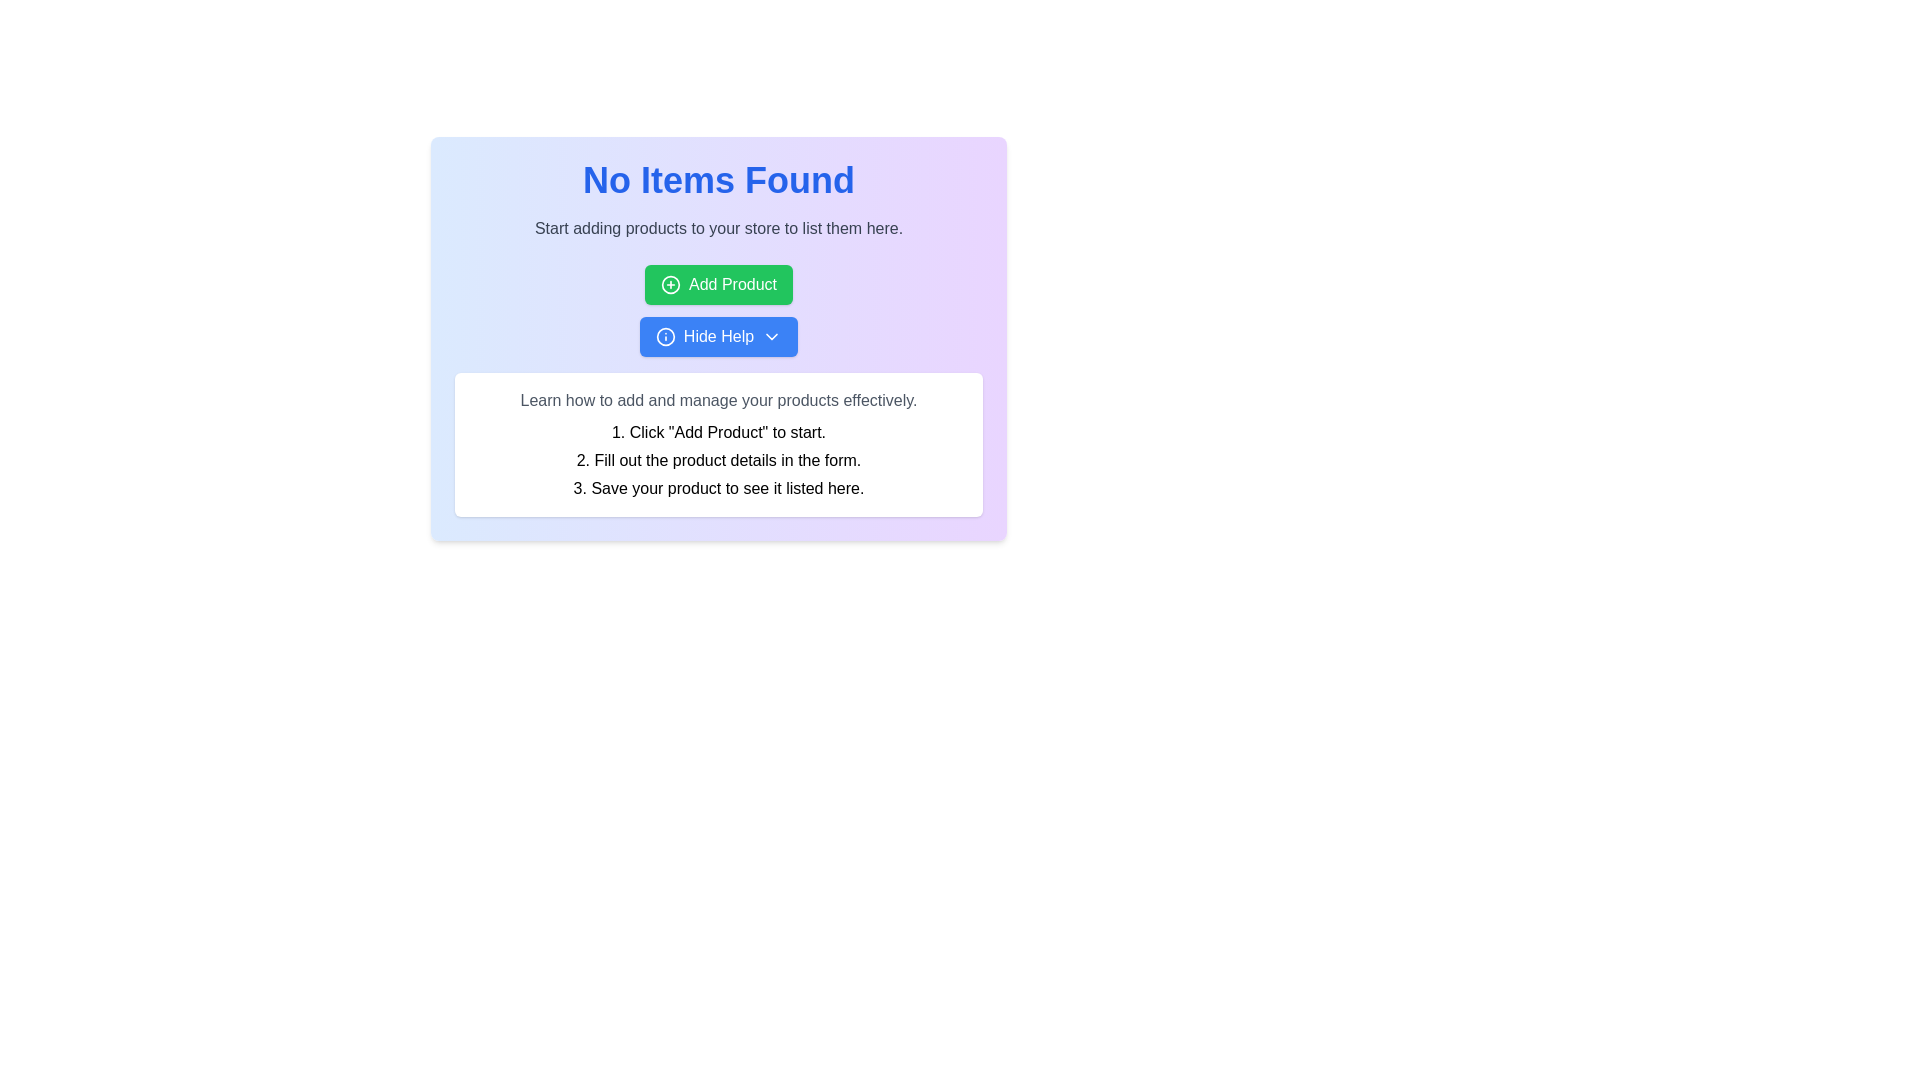 The height and width of the screenshot is (1080, 1920). What do you see at coordinates (719, 431) in the screenshot?
I see `static text that says 'Click "Add Product" to start.' which is the first item in a numbered list within a white card section under the heading 'Learn how to add and manage your products effectively'` at bounding box center [719, 431].